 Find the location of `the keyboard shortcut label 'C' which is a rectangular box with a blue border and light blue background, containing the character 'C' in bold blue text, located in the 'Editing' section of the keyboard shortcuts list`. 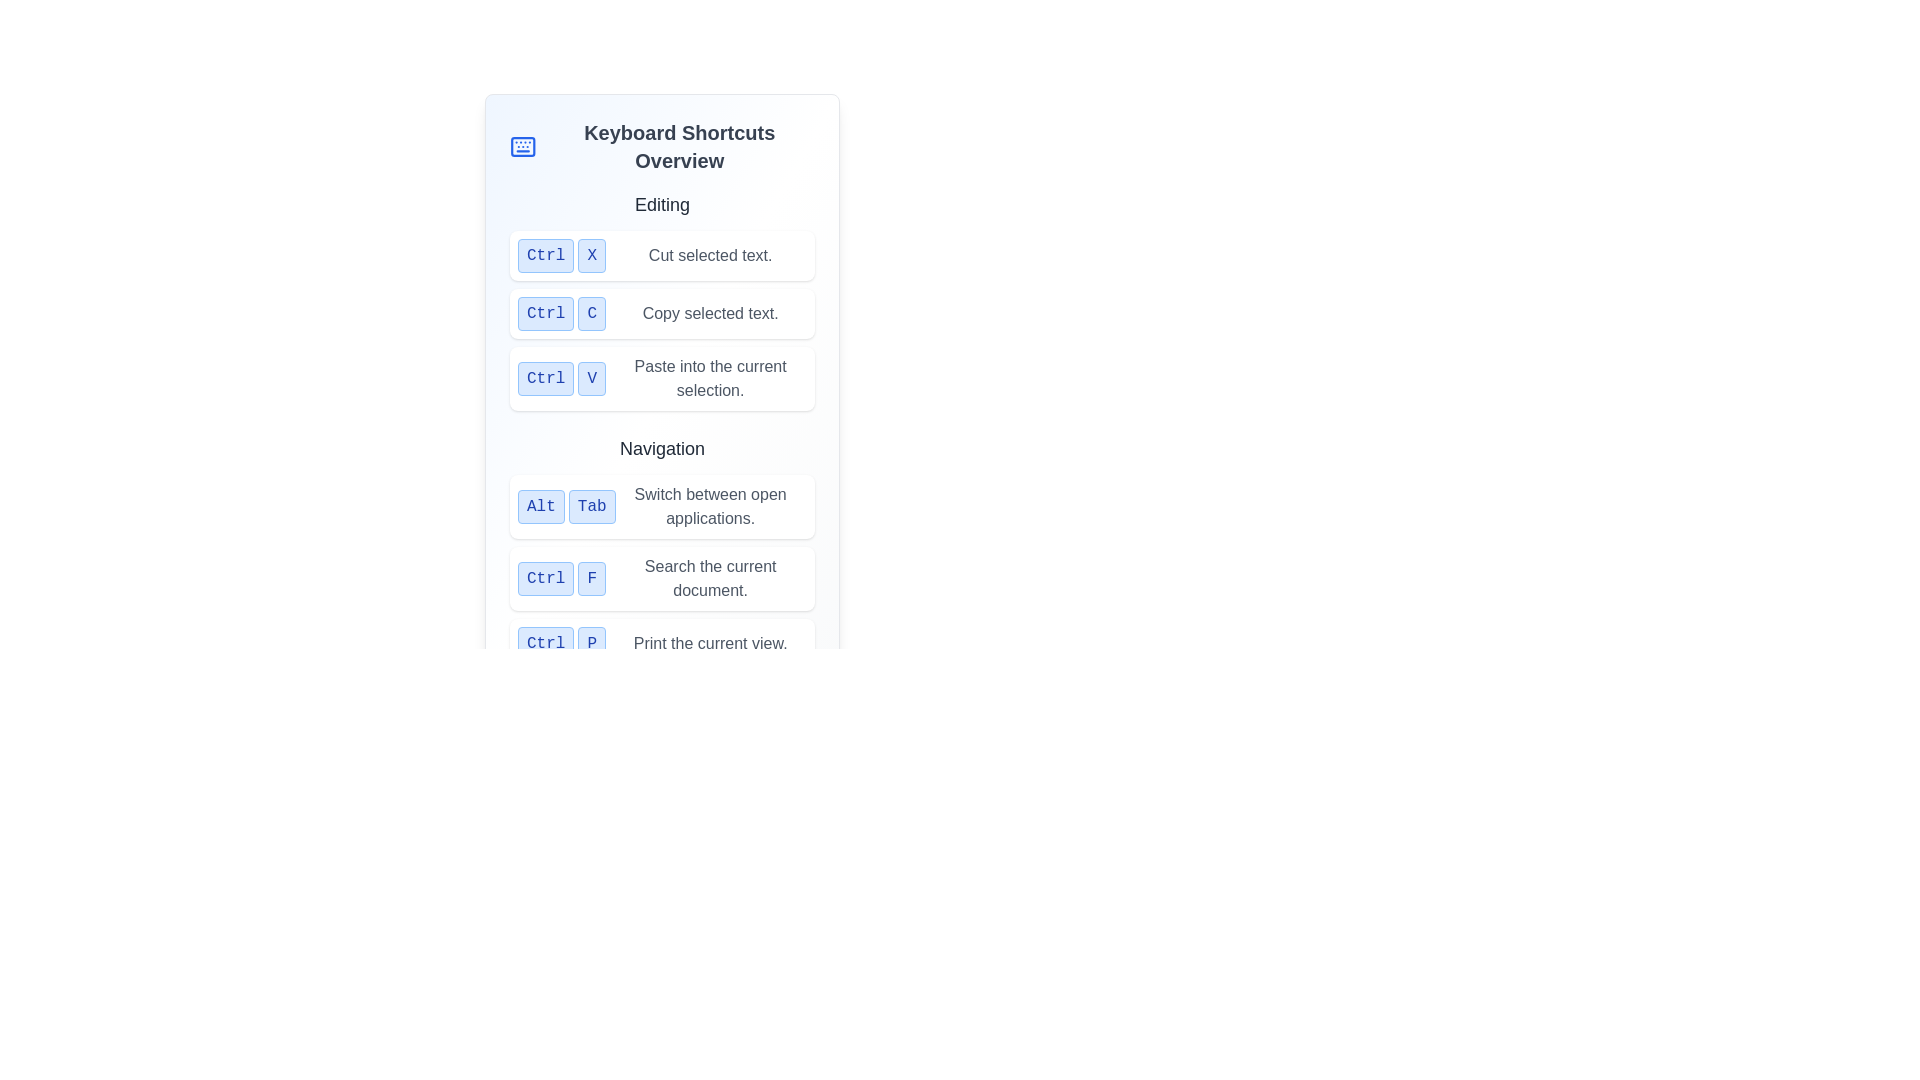

the keyboard shortcut label 'C' which is a rectangular box with a blue border and light blue background, containing the character 'C' in bold blue text, located in the 'Editing' section of the keyboard shortcuts list is located at coordinates (591, 313).